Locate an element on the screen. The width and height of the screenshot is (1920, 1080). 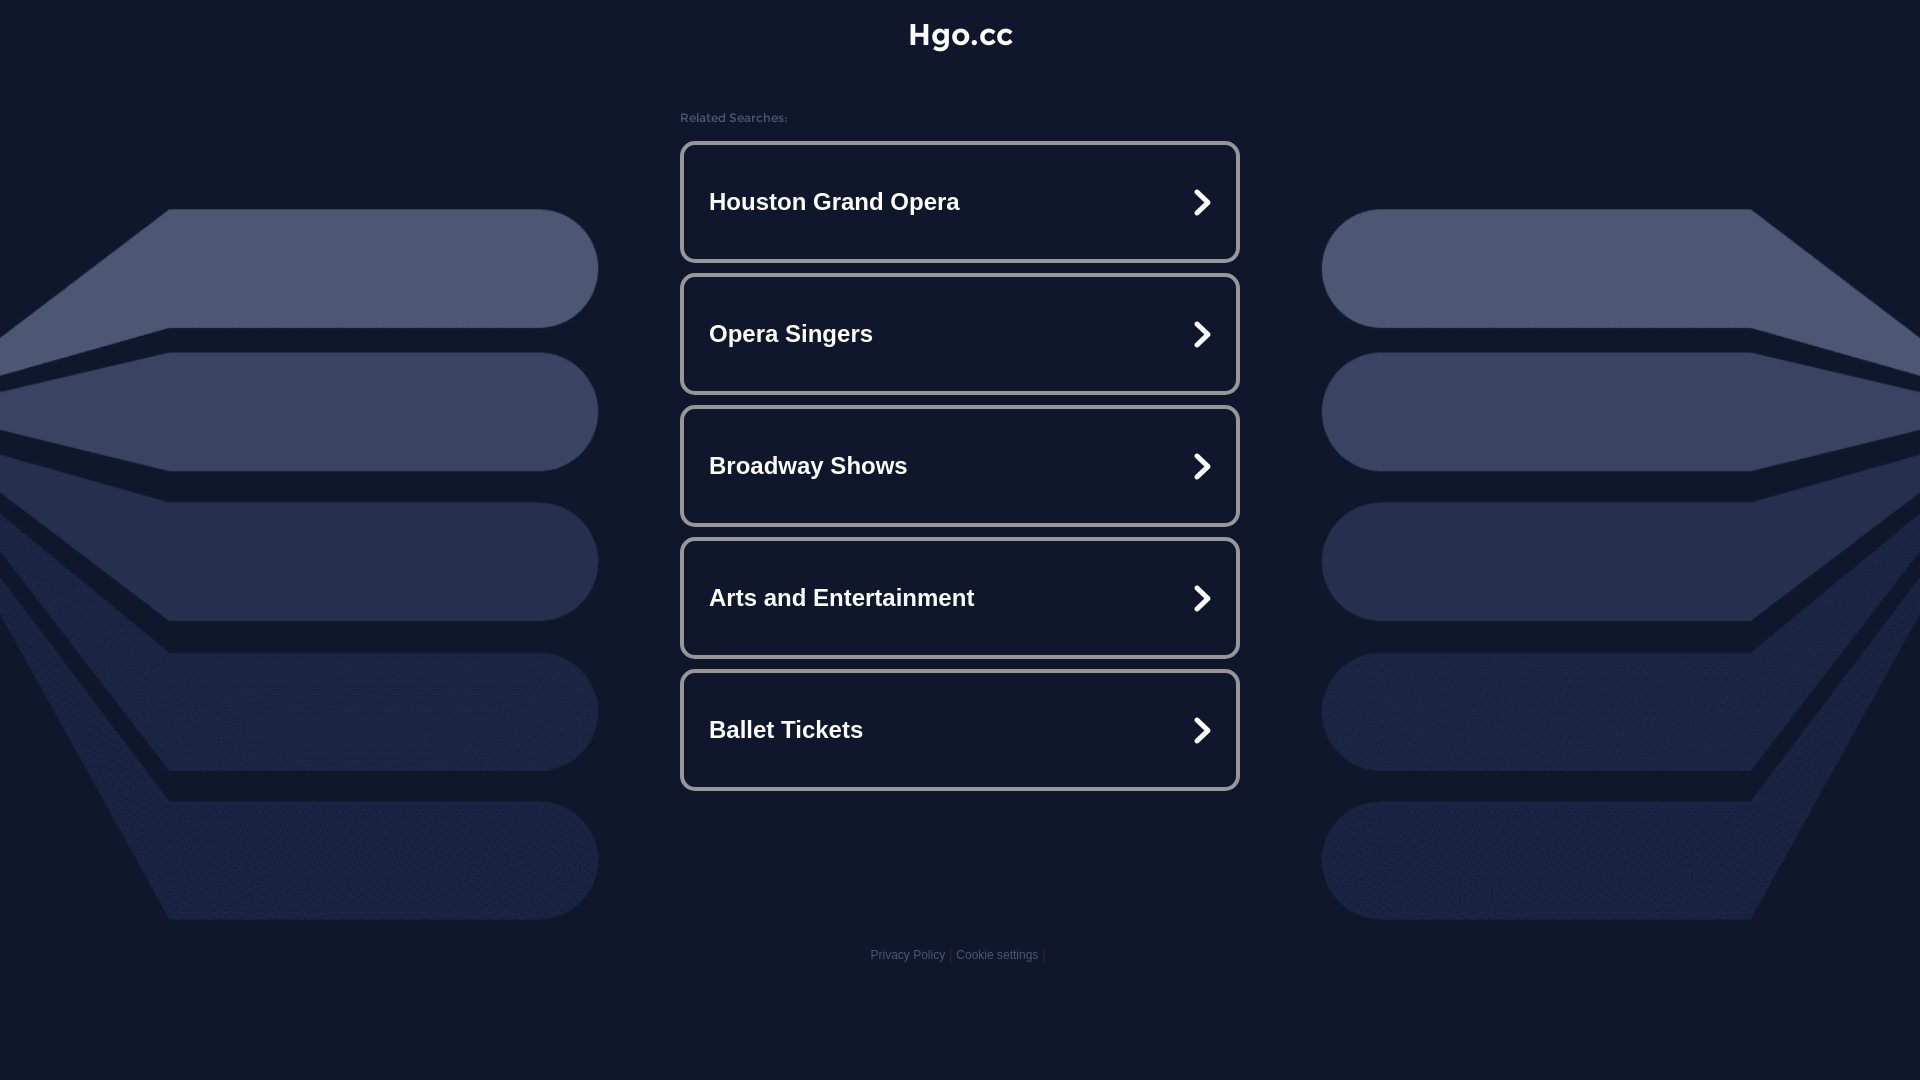
'Cookie settings' is located at coordinates (997, 954).